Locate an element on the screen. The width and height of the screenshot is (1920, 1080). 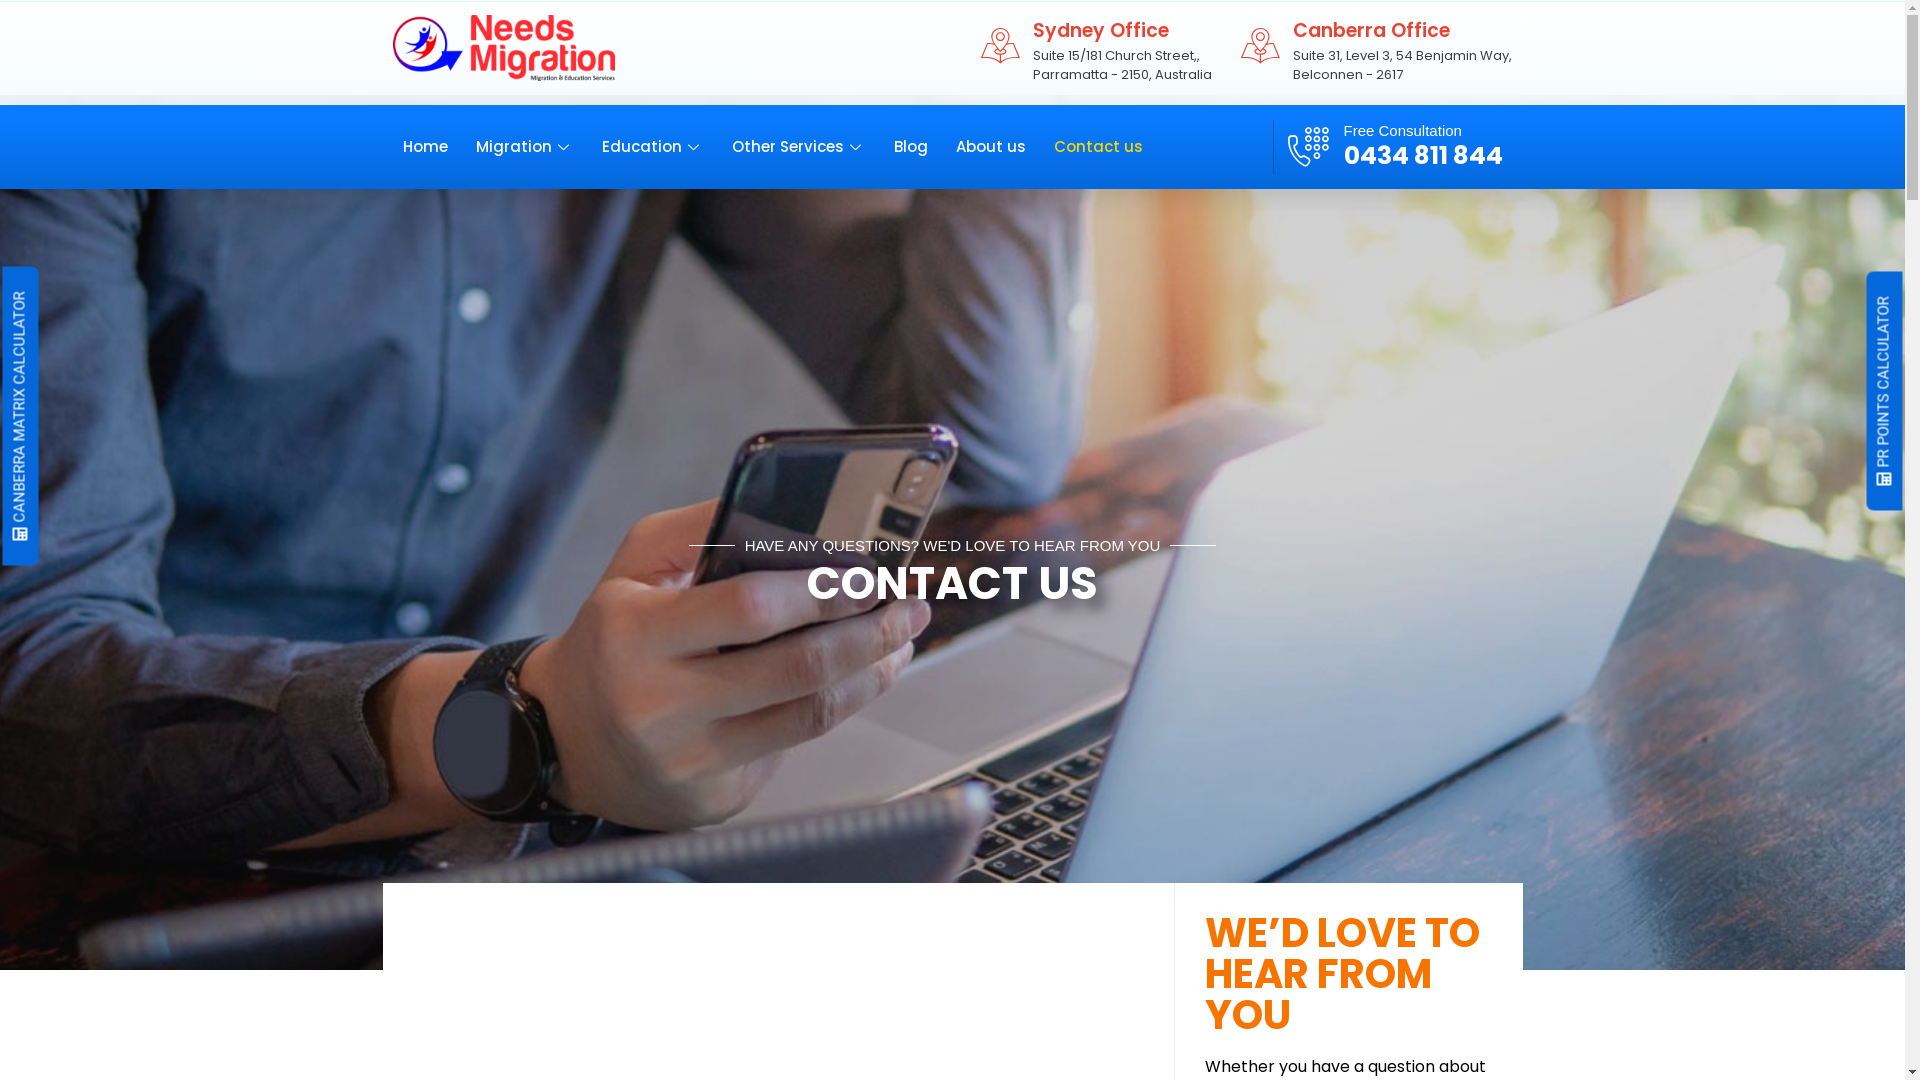
'Other Services' is located at coordinates (812, 145).